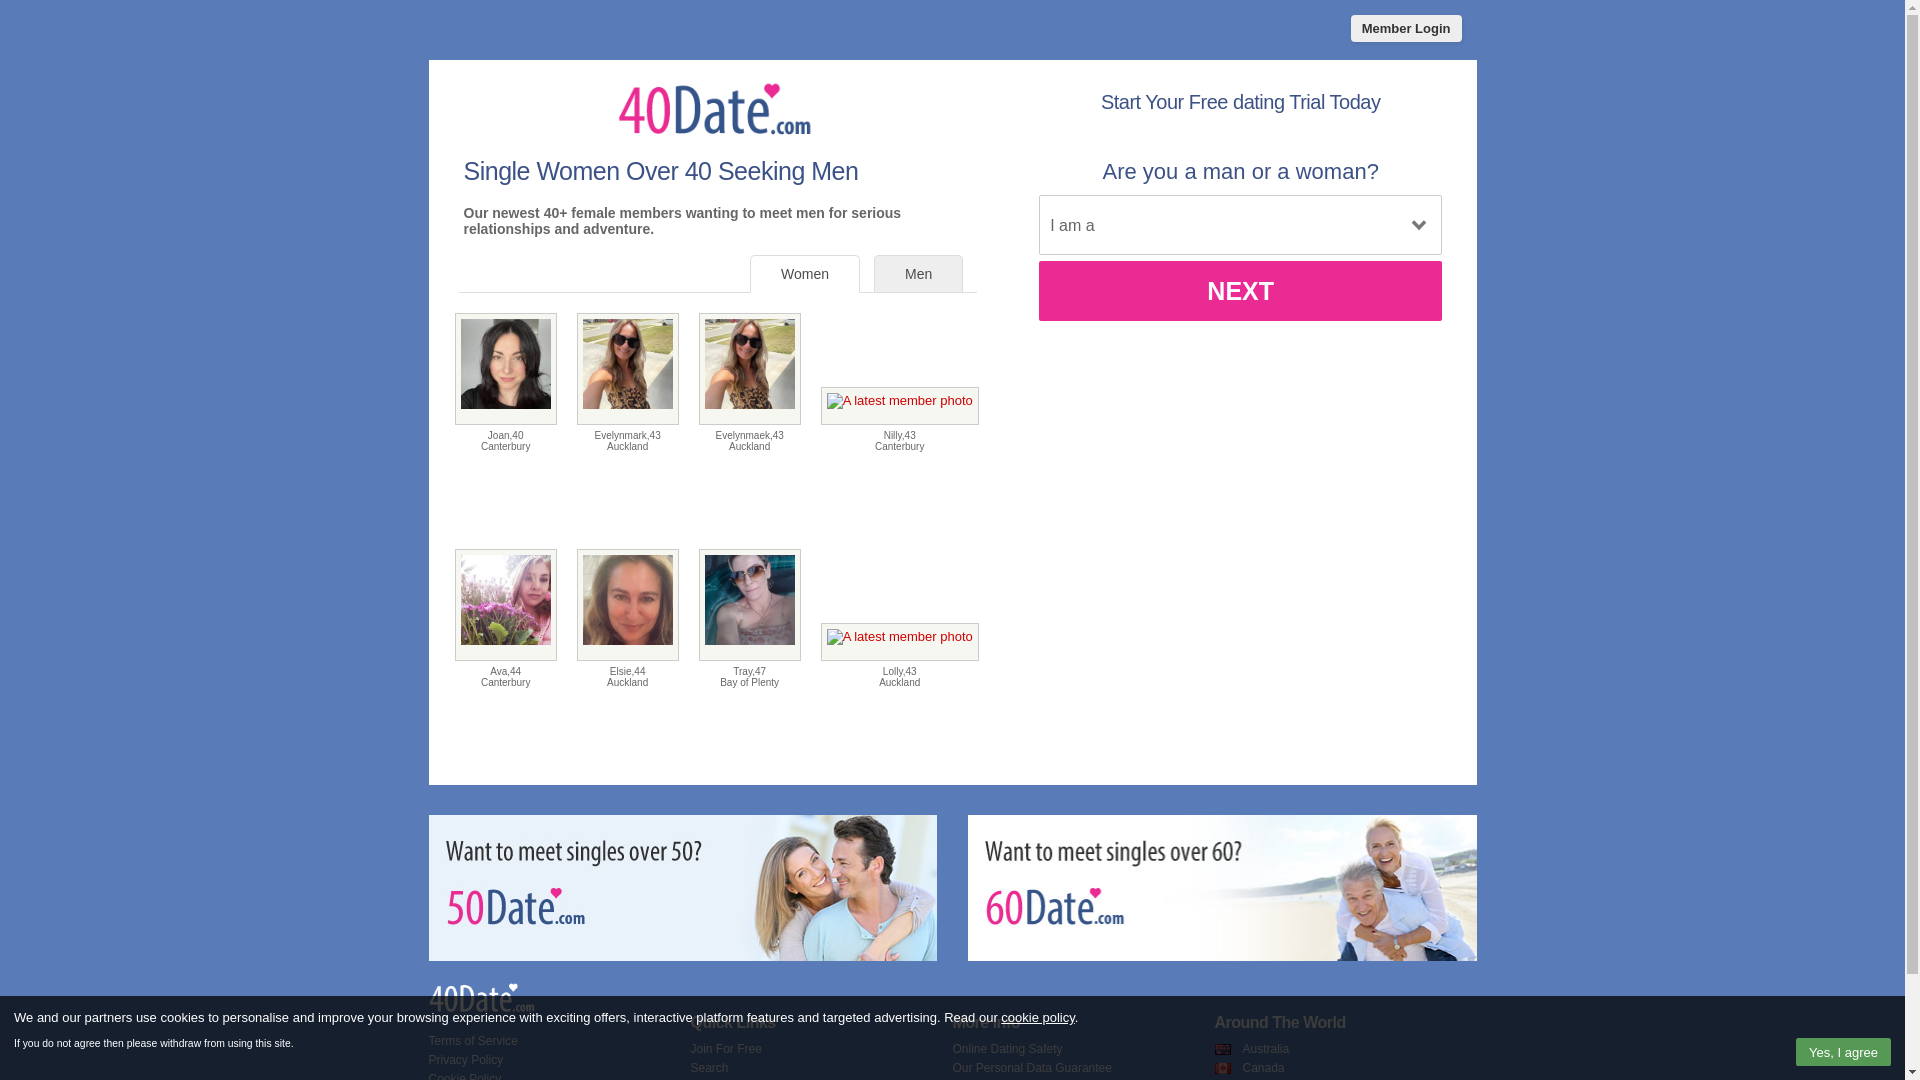 The height and width of the screenshot is (1080, 1920). Describe the element at coordinates (1031, 1067) in the screenshot. I see `'Our Personal Data Guarantee'` at that location.